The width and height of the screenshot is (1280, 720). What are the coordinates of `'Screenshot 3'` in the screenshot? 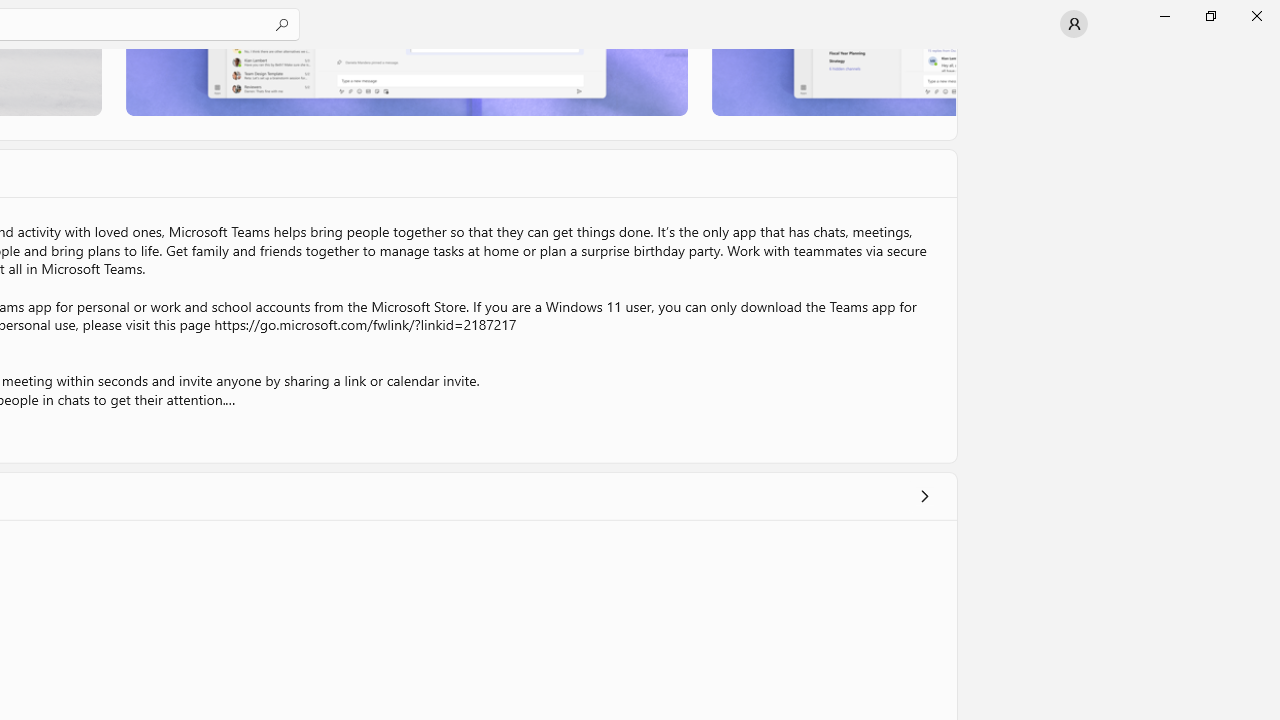 It's located at (833, 81).